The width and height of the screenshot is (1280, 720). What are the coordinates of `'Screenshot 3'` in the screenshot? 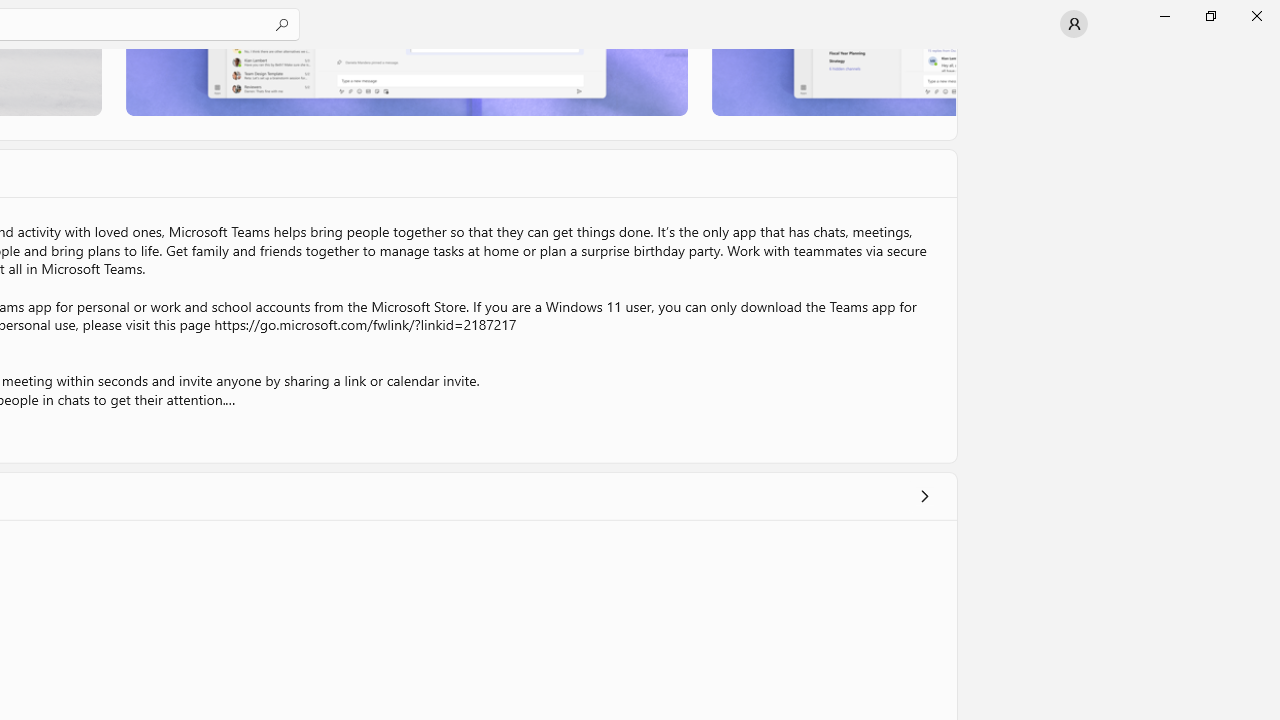 It's located at (833, 81).